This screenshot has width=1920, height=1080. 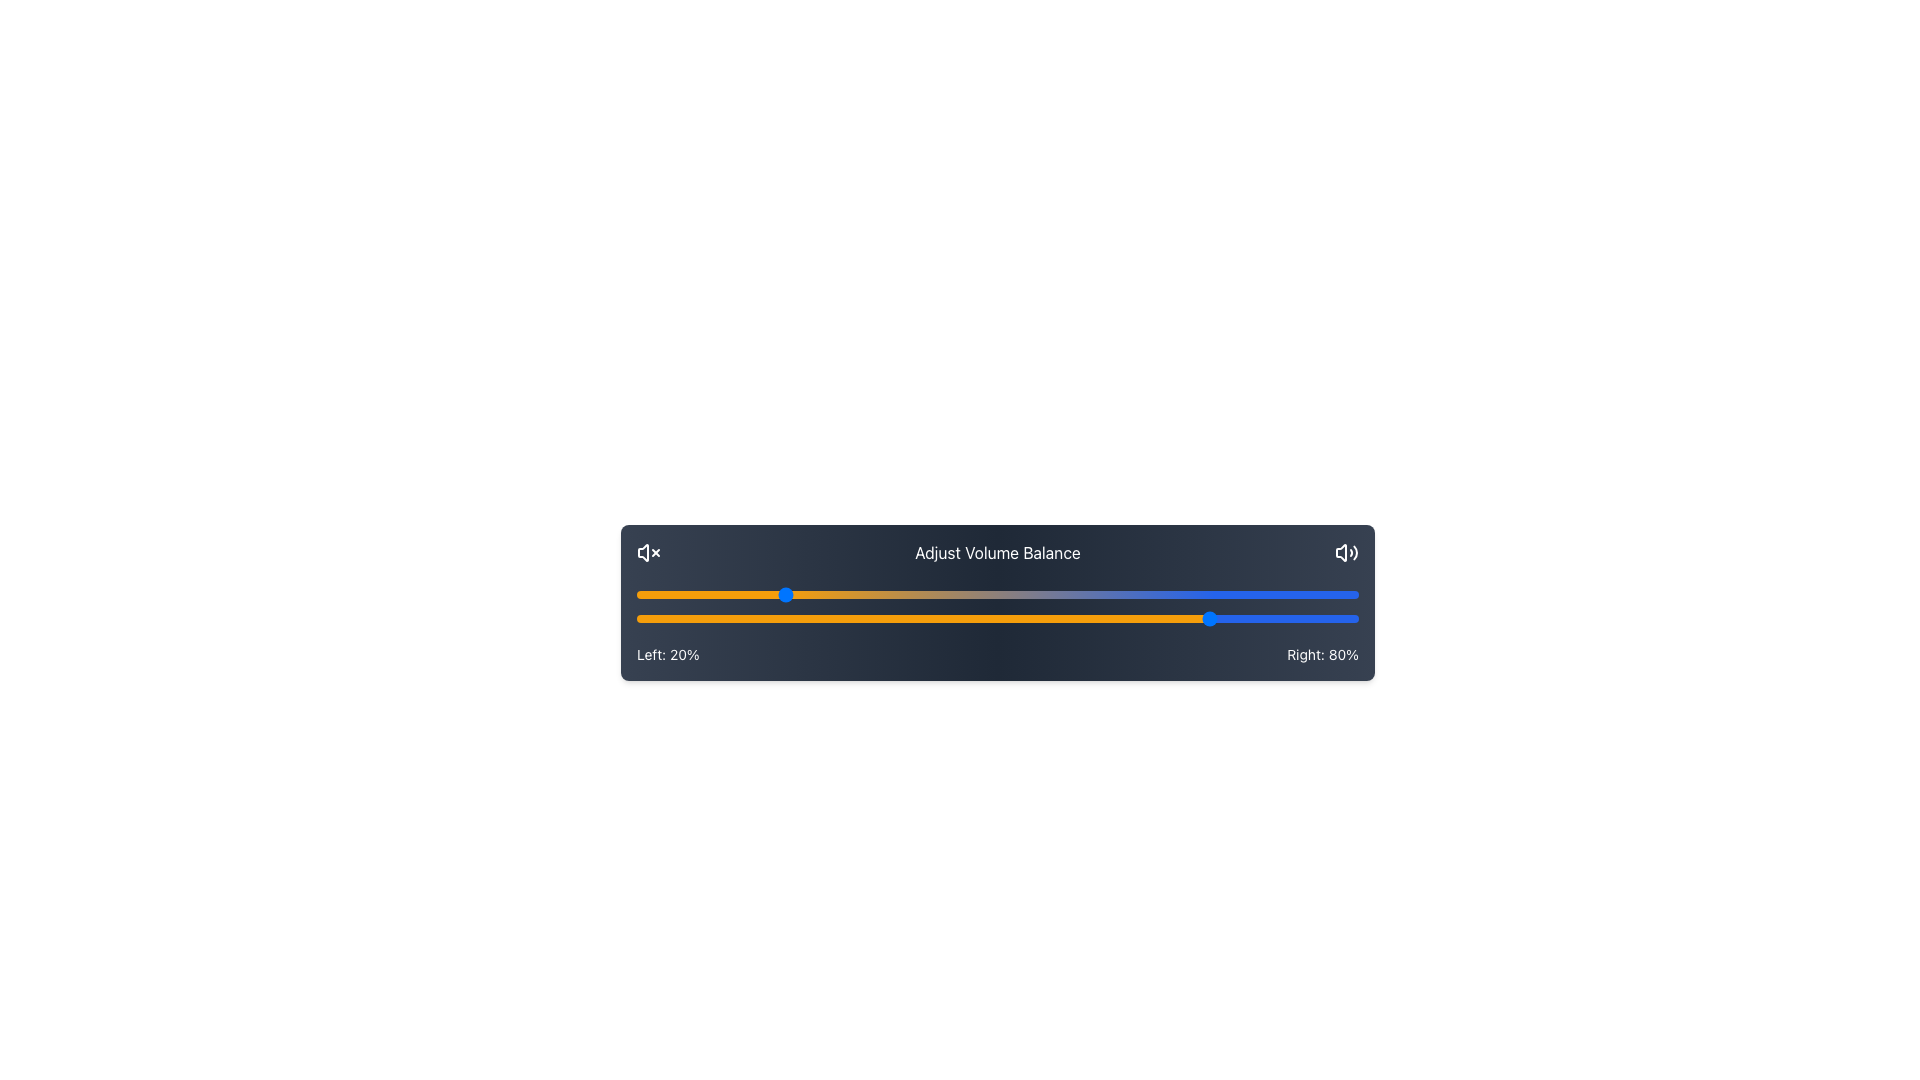 I want to click on the left balance, so click(x=881, y=593).